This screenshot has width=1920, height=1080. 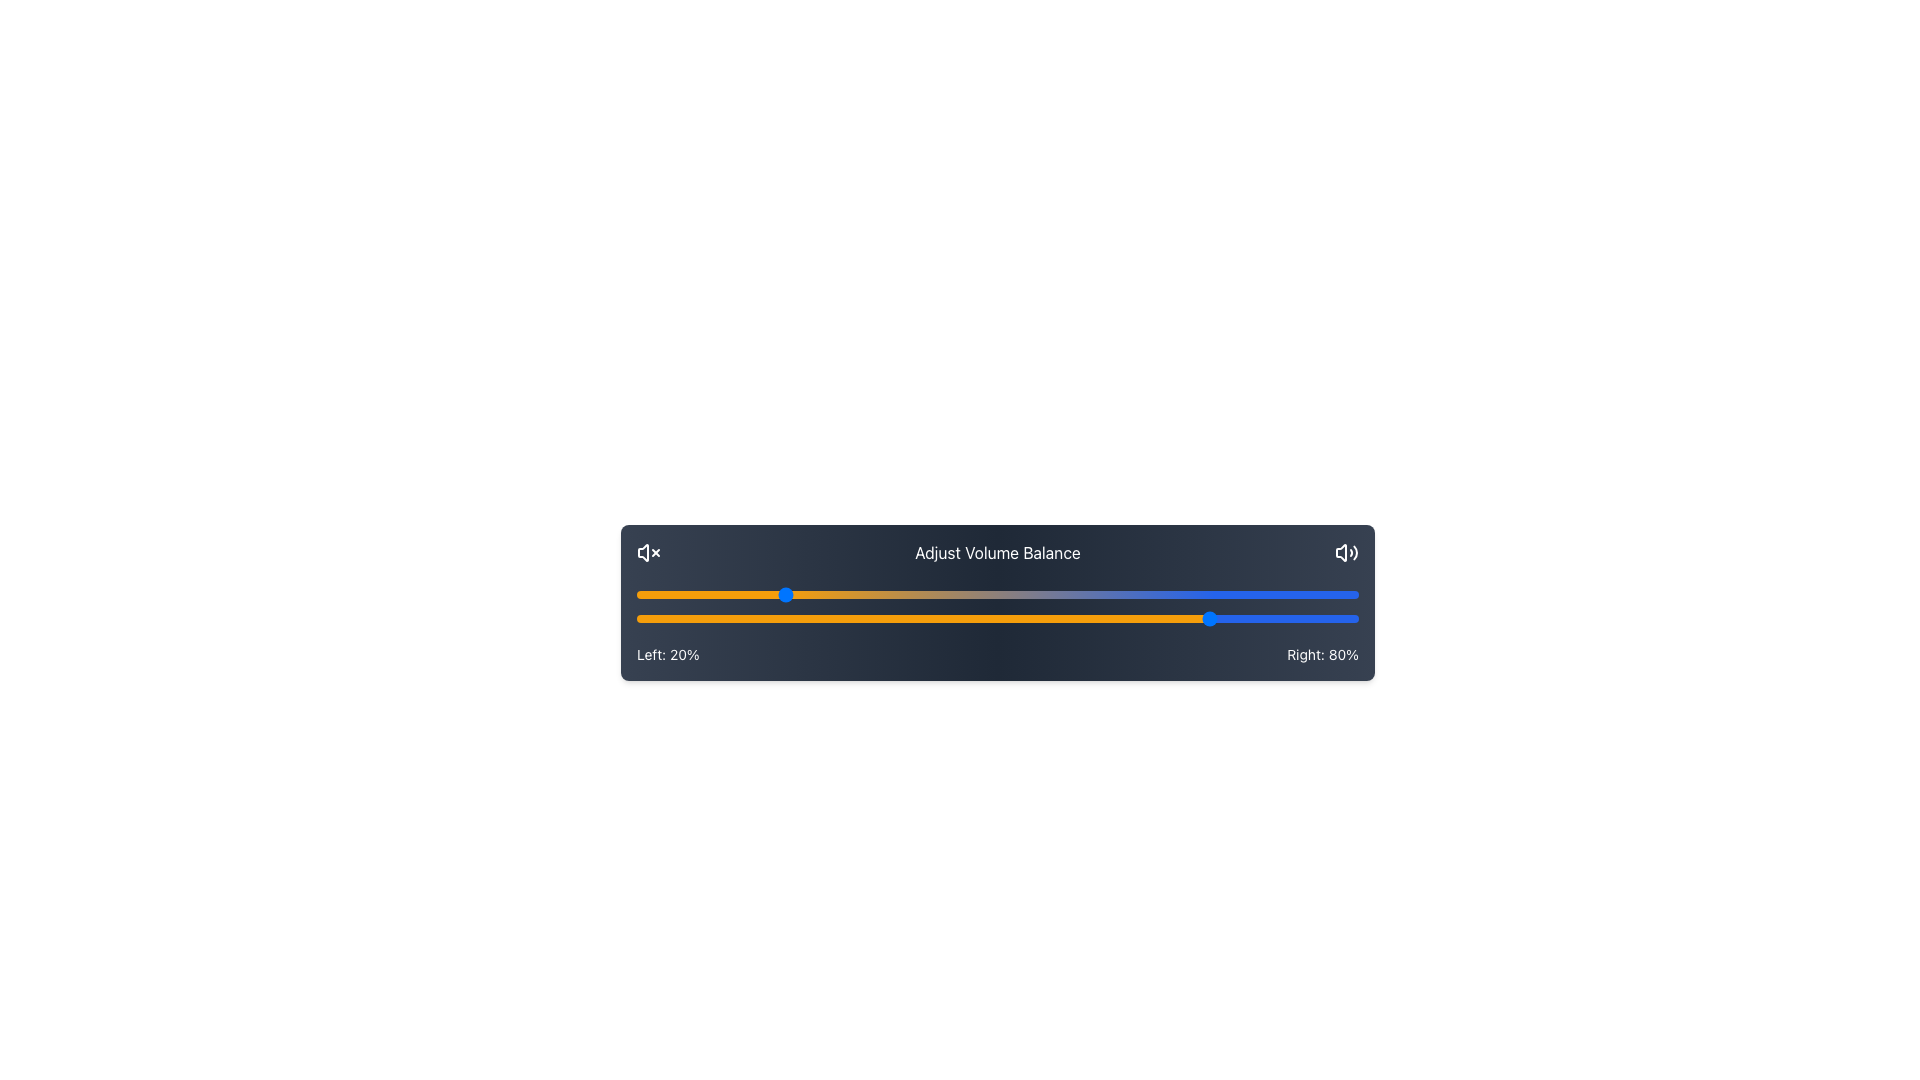 I want to click on the left balance, so click(x=881, y=593).